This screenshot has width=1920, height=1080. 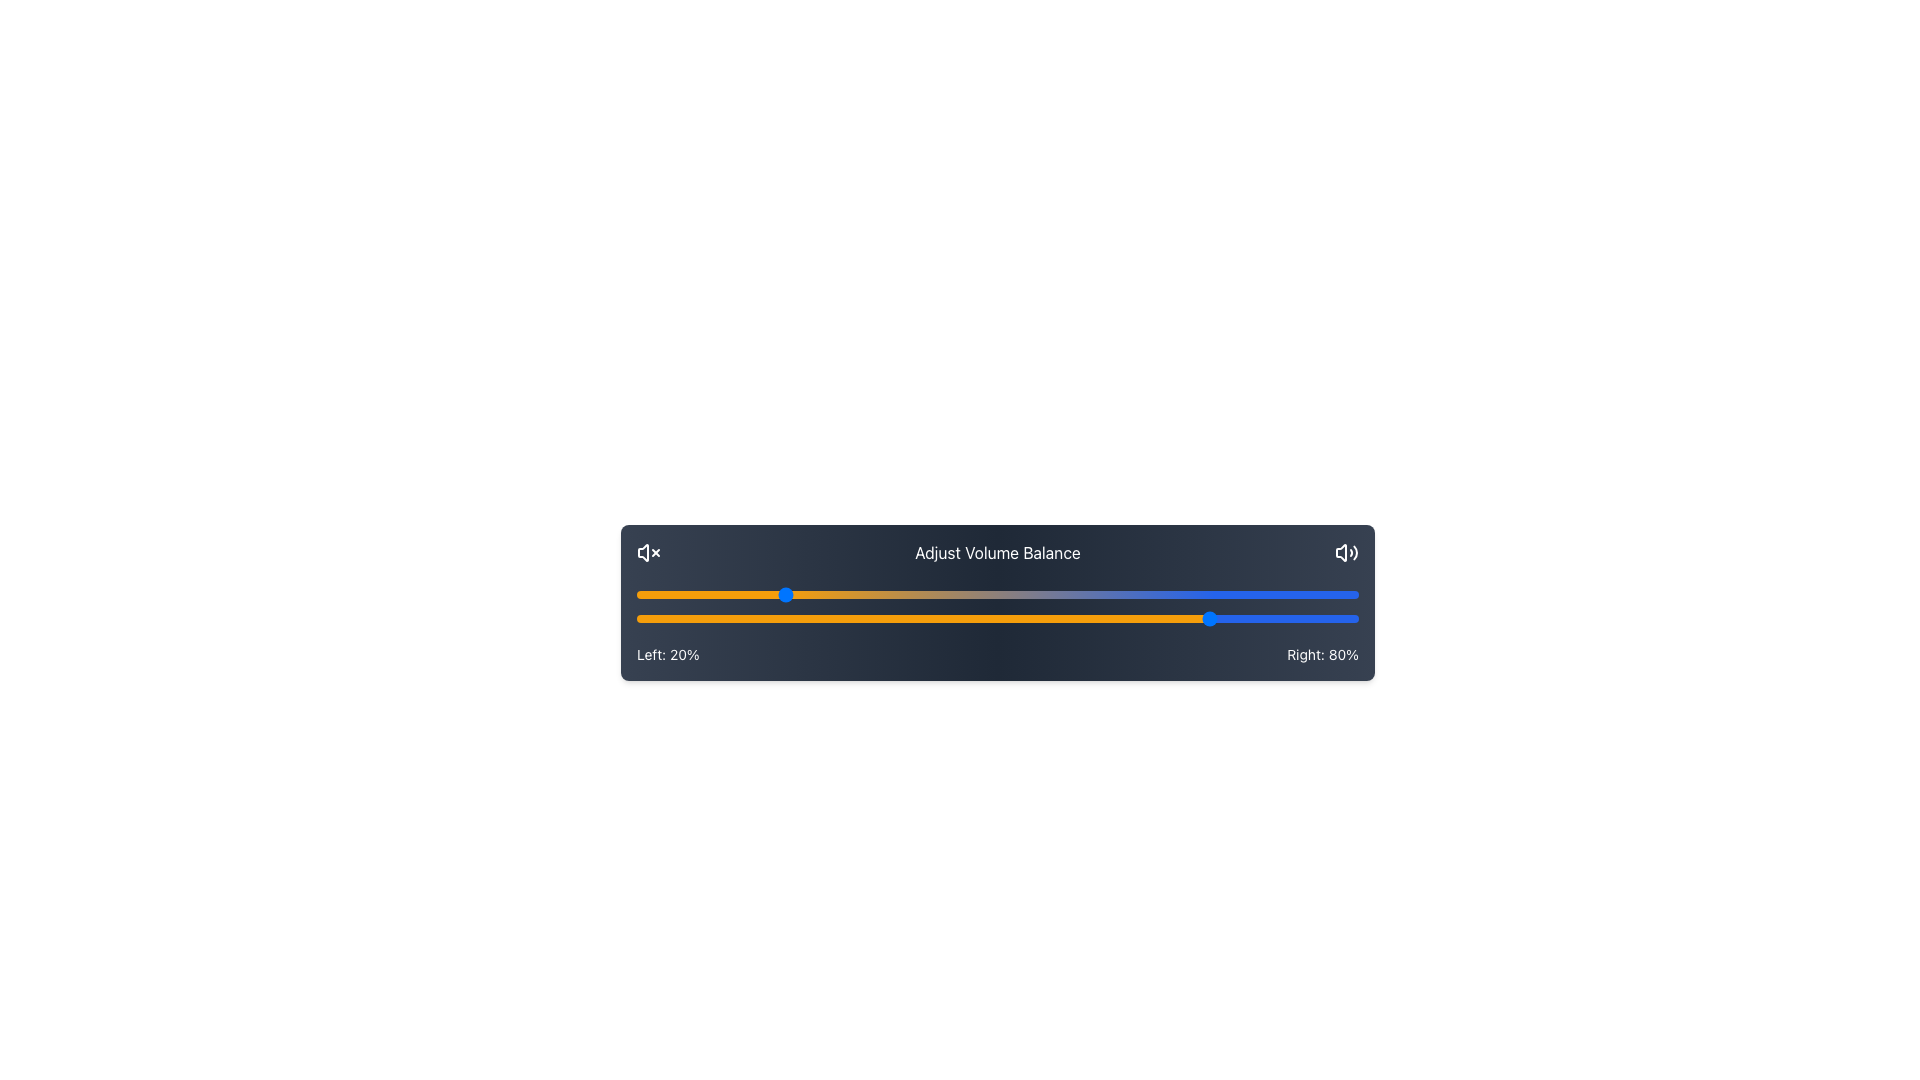 I want to click on the left balance, so click(x=881, y=593).